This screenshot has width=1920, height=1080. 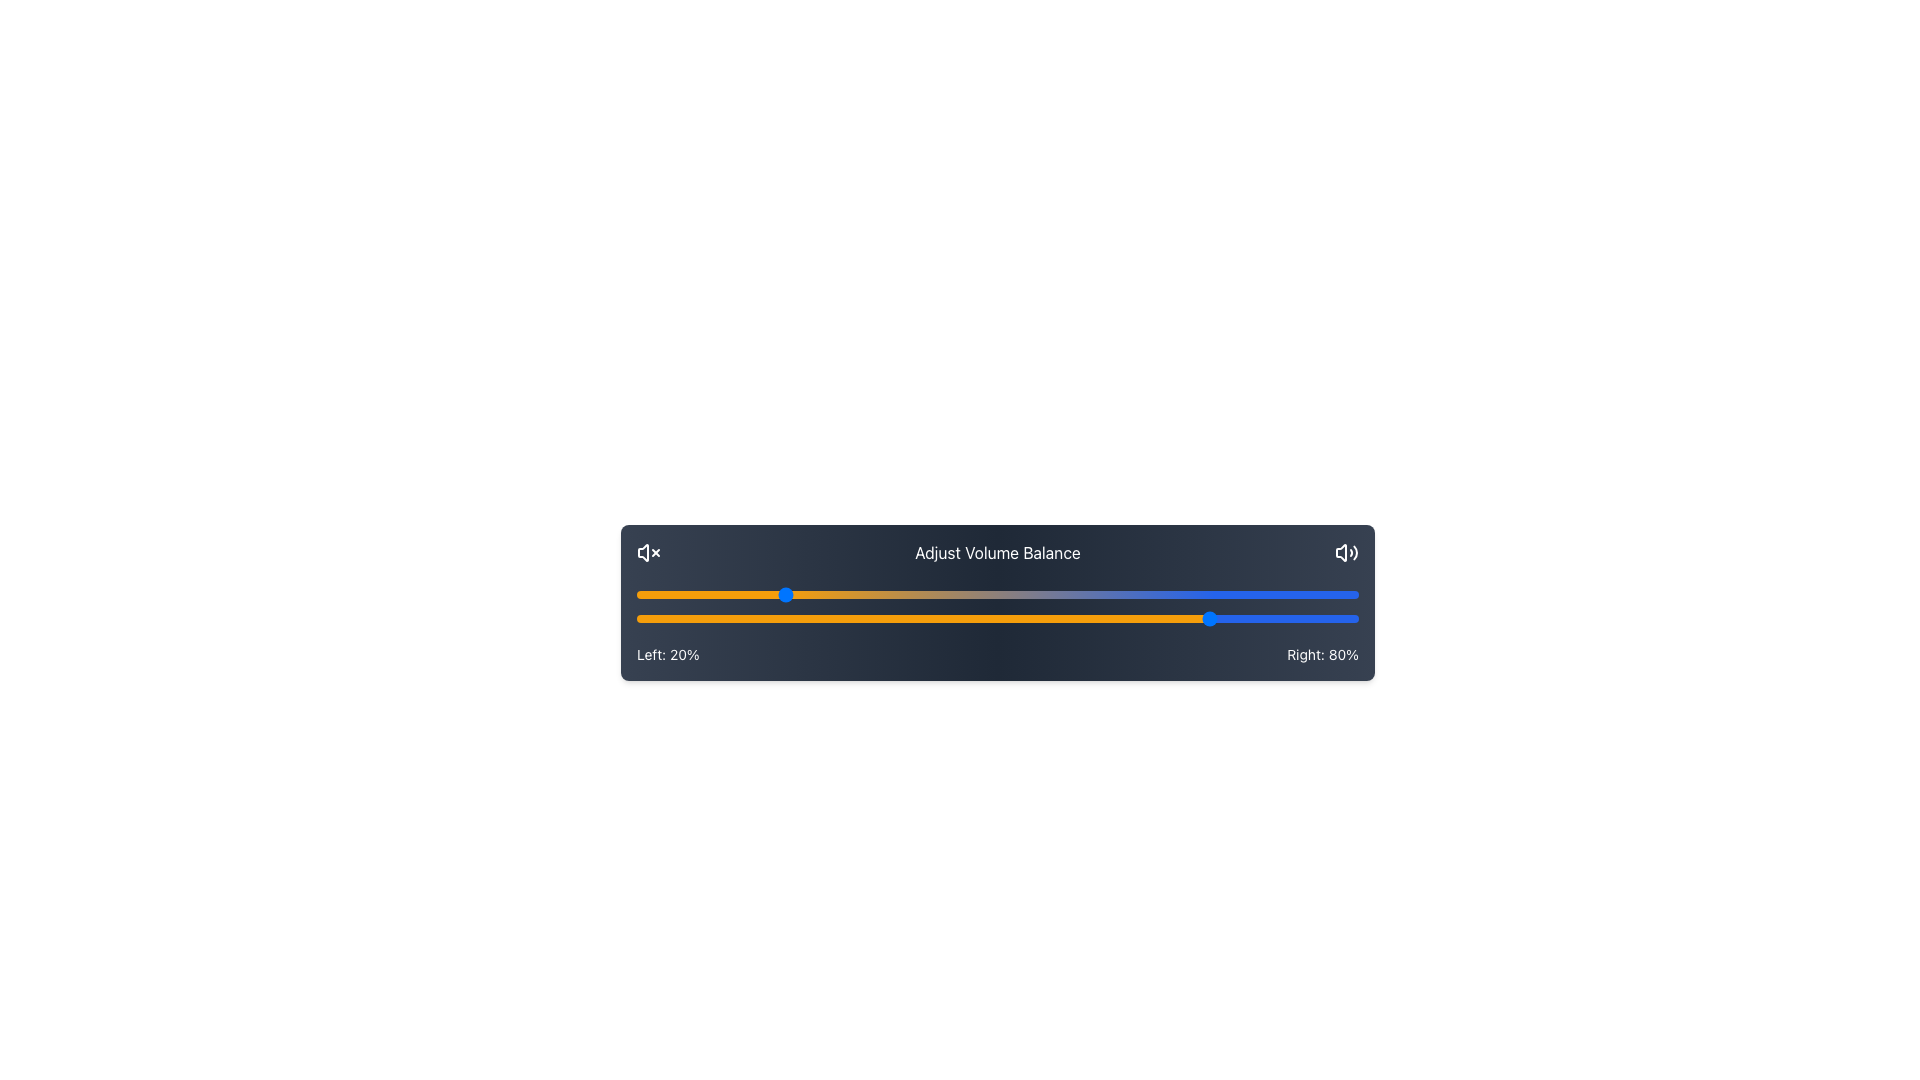 I want to click on the left balance, so click(x=881, y=593).